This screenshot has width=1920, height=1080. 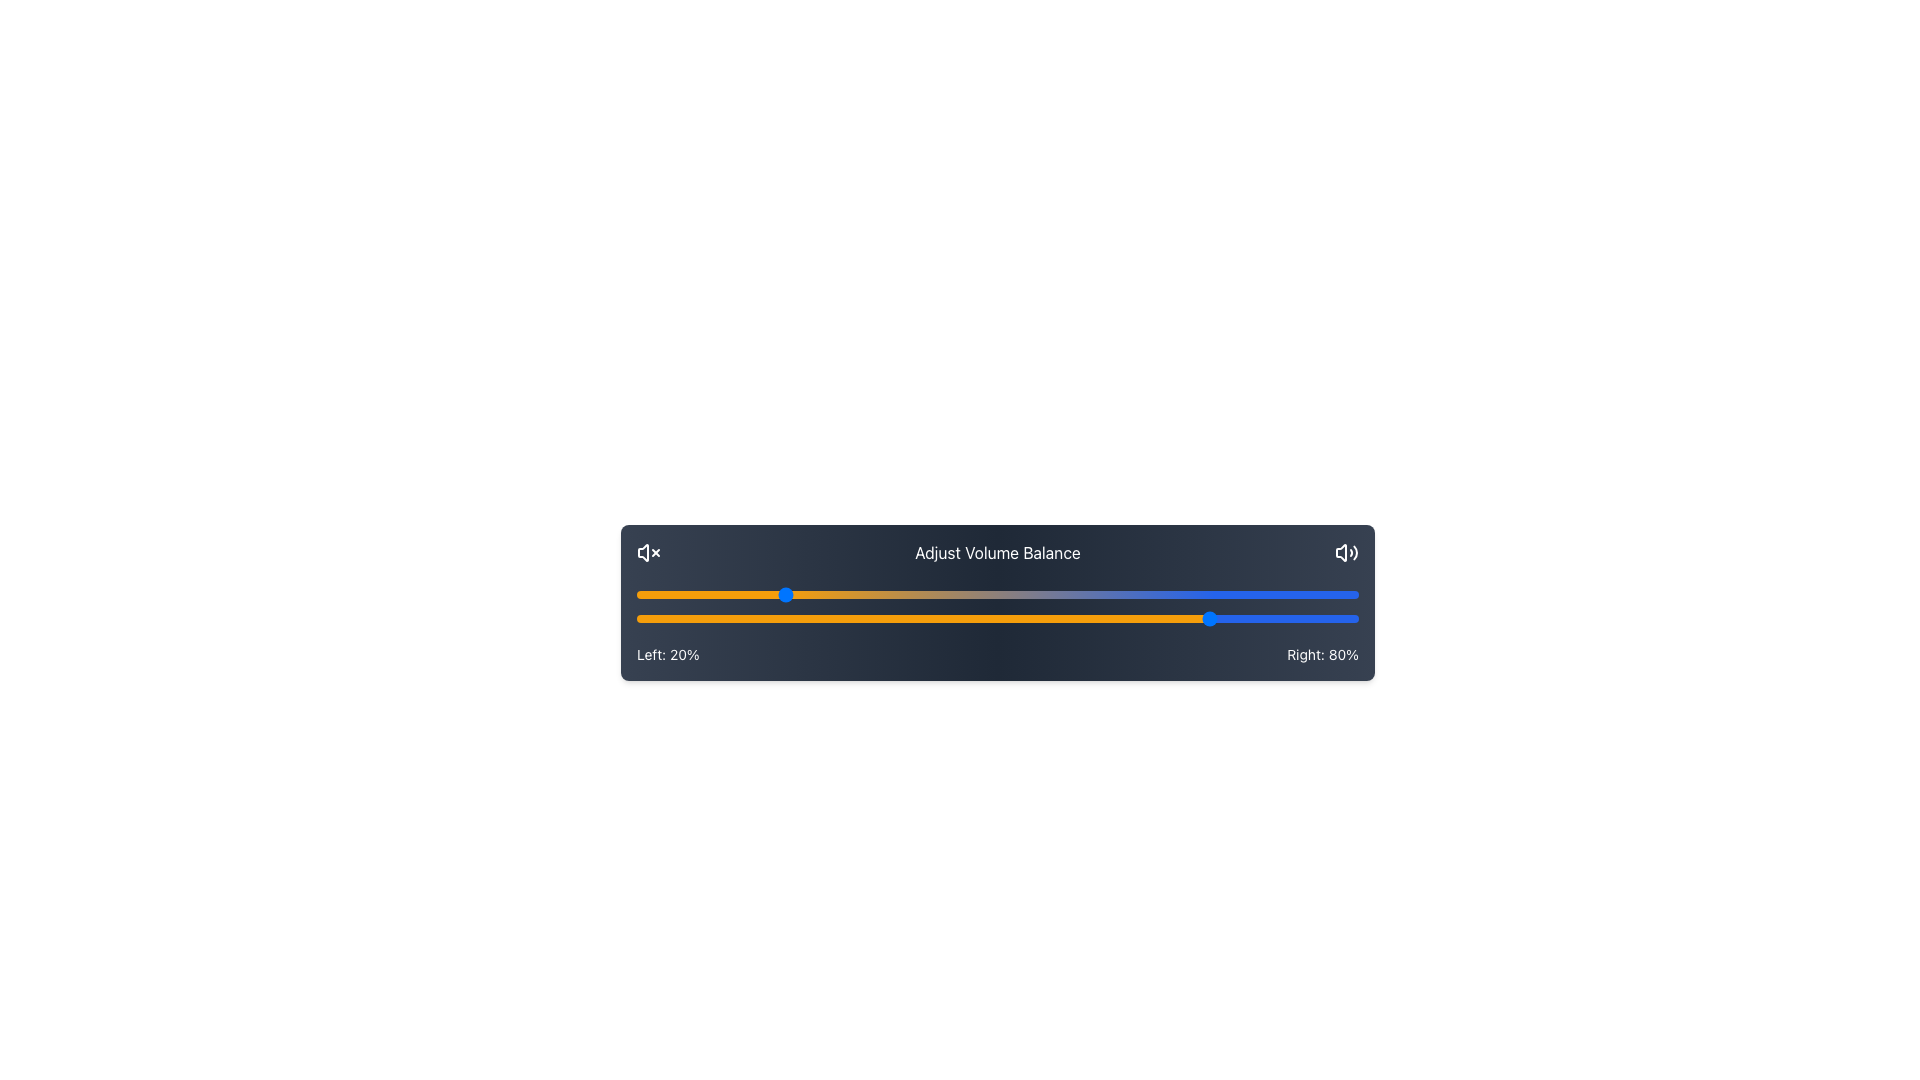 I want to click on the left balance, so click(x=881, y=593).